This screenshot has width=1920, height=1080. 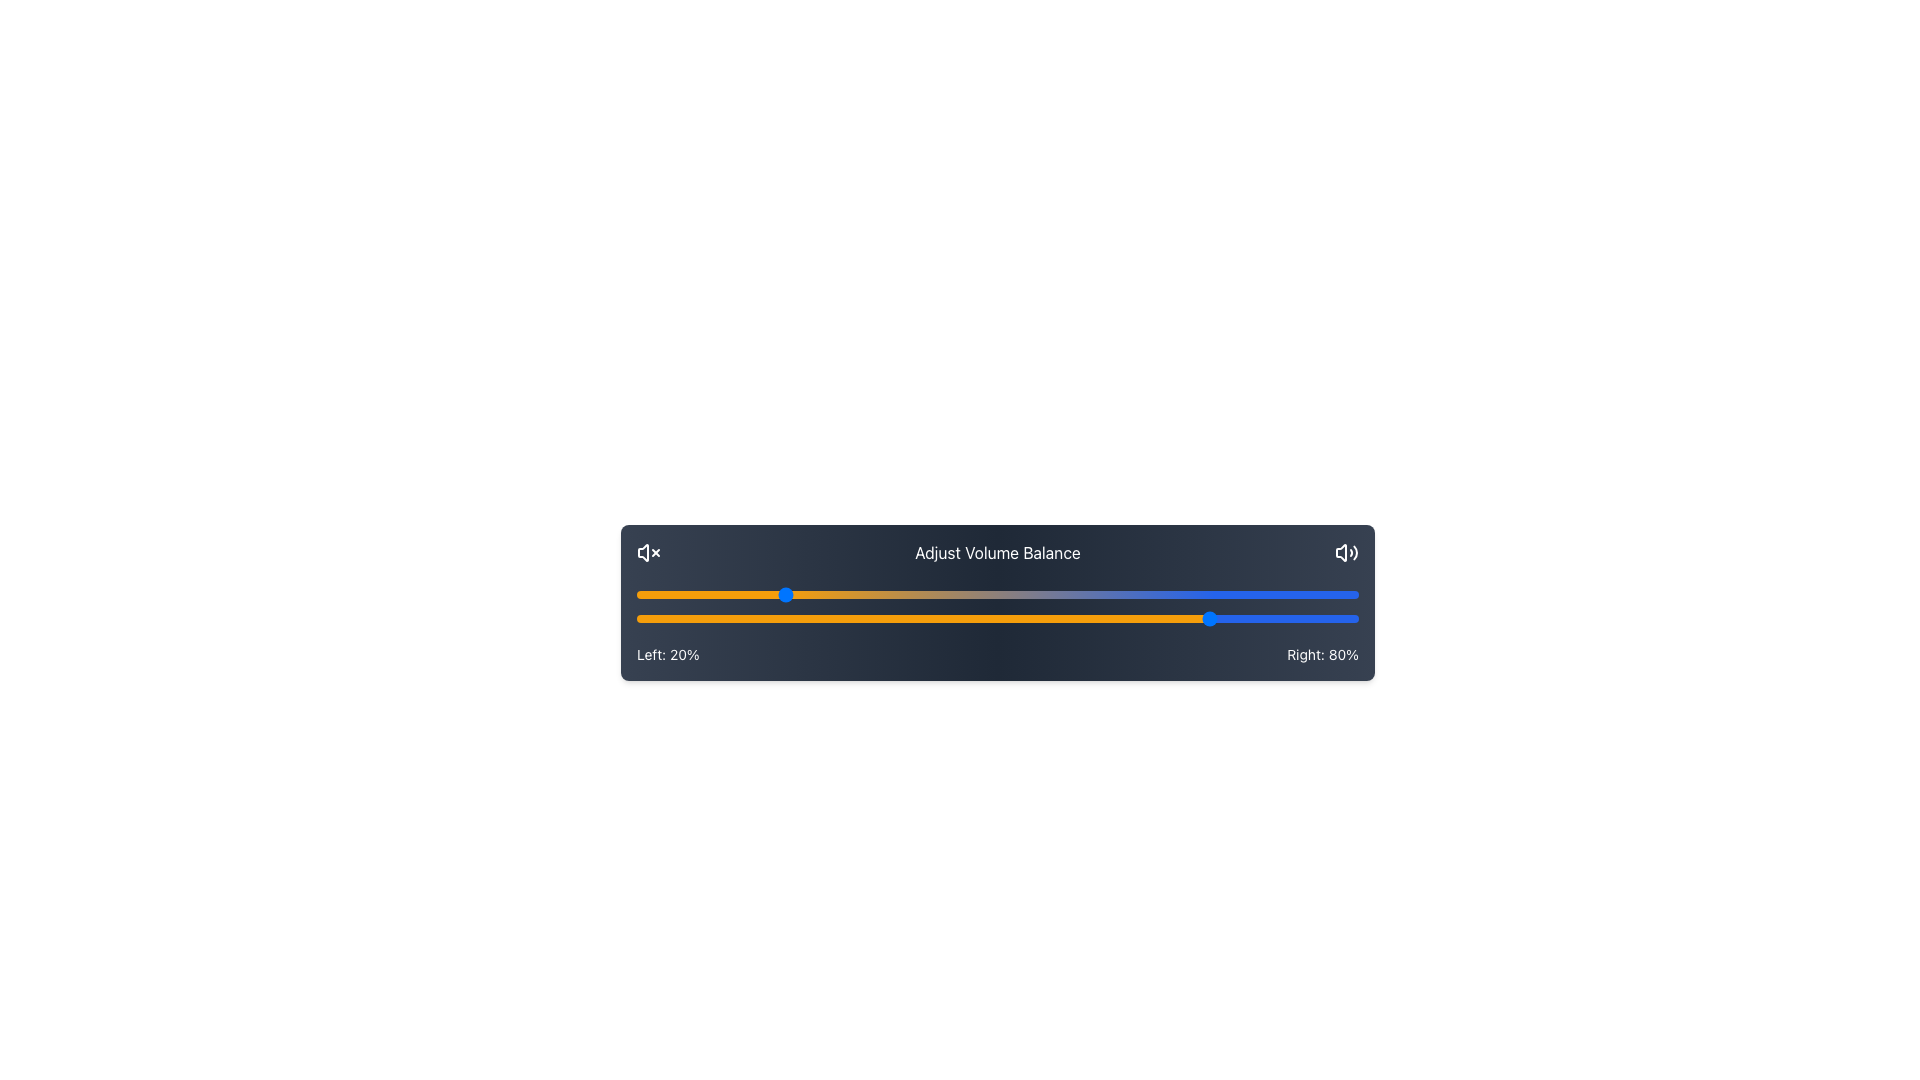 I want to click on the left balance, so click(x=881, y=593).